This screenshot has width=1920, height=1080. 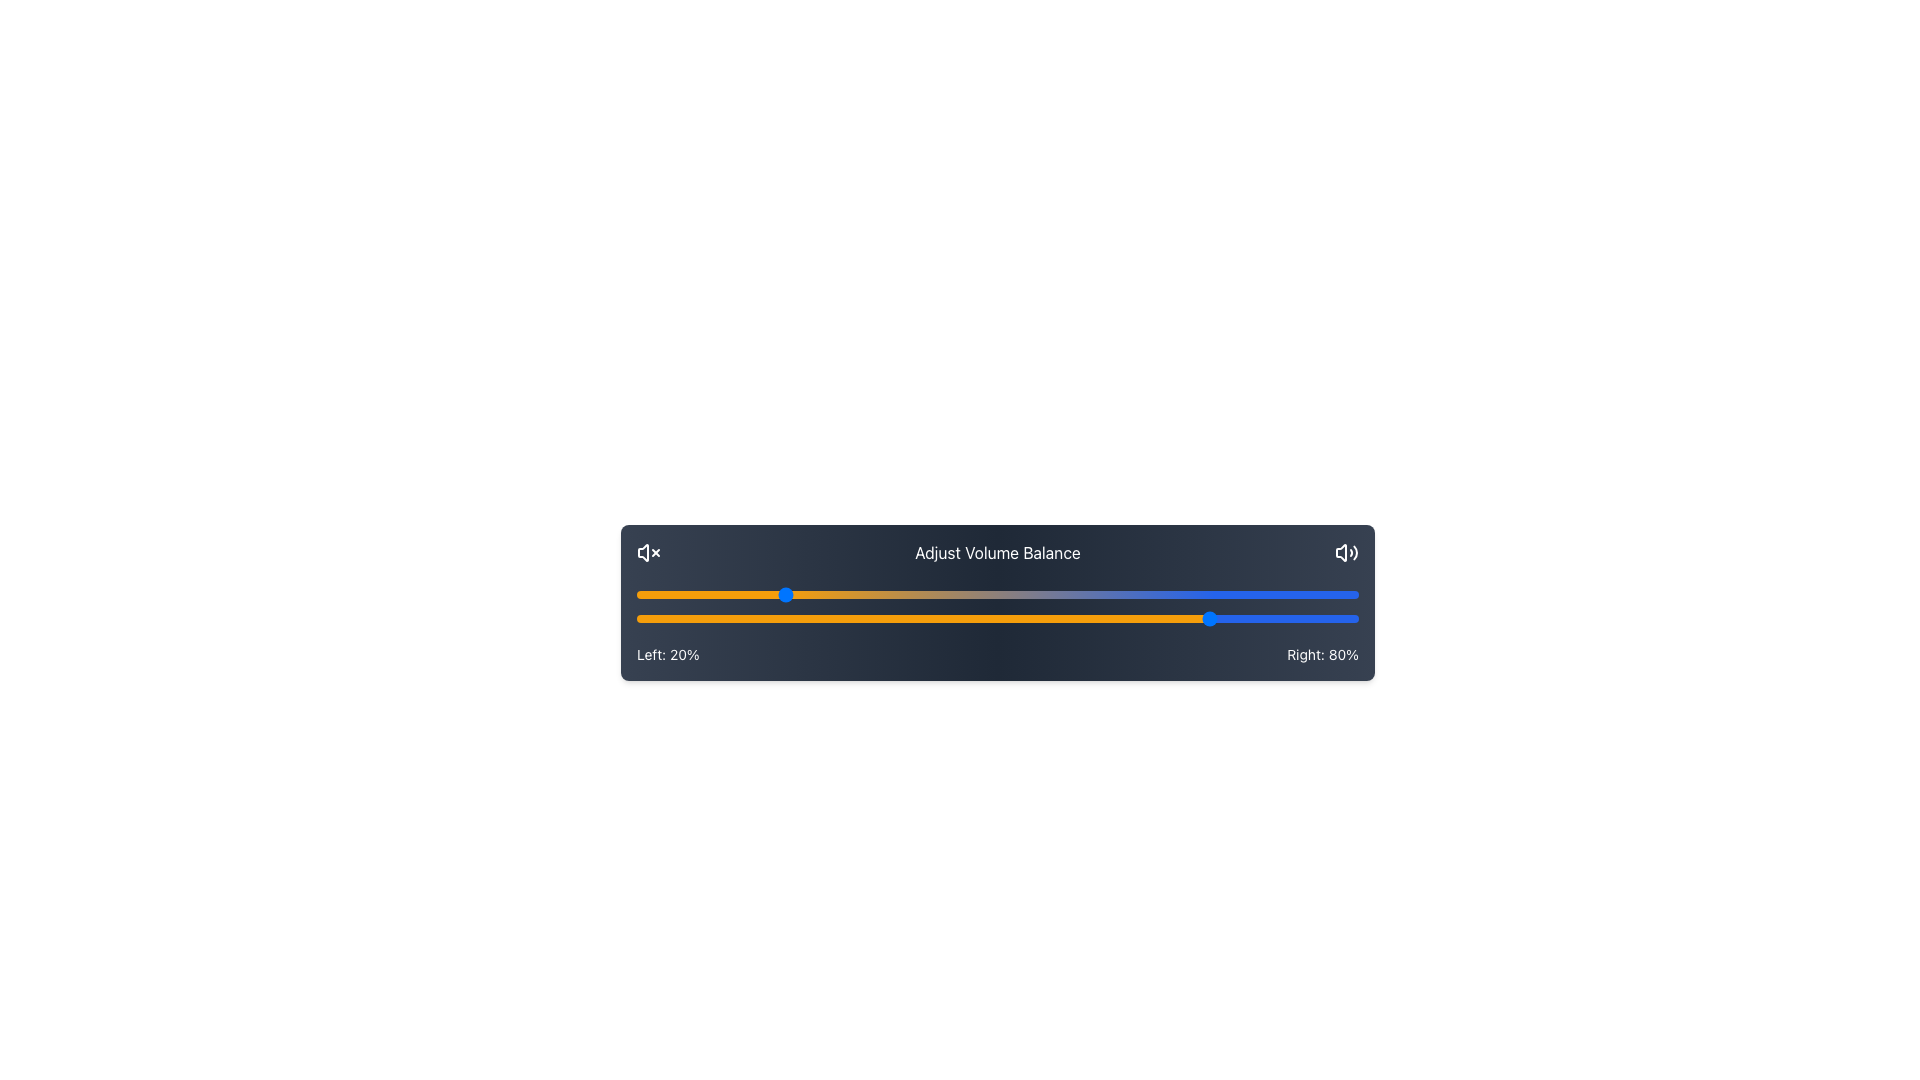 I want to click on the left balance, so click(x=881, y=593).